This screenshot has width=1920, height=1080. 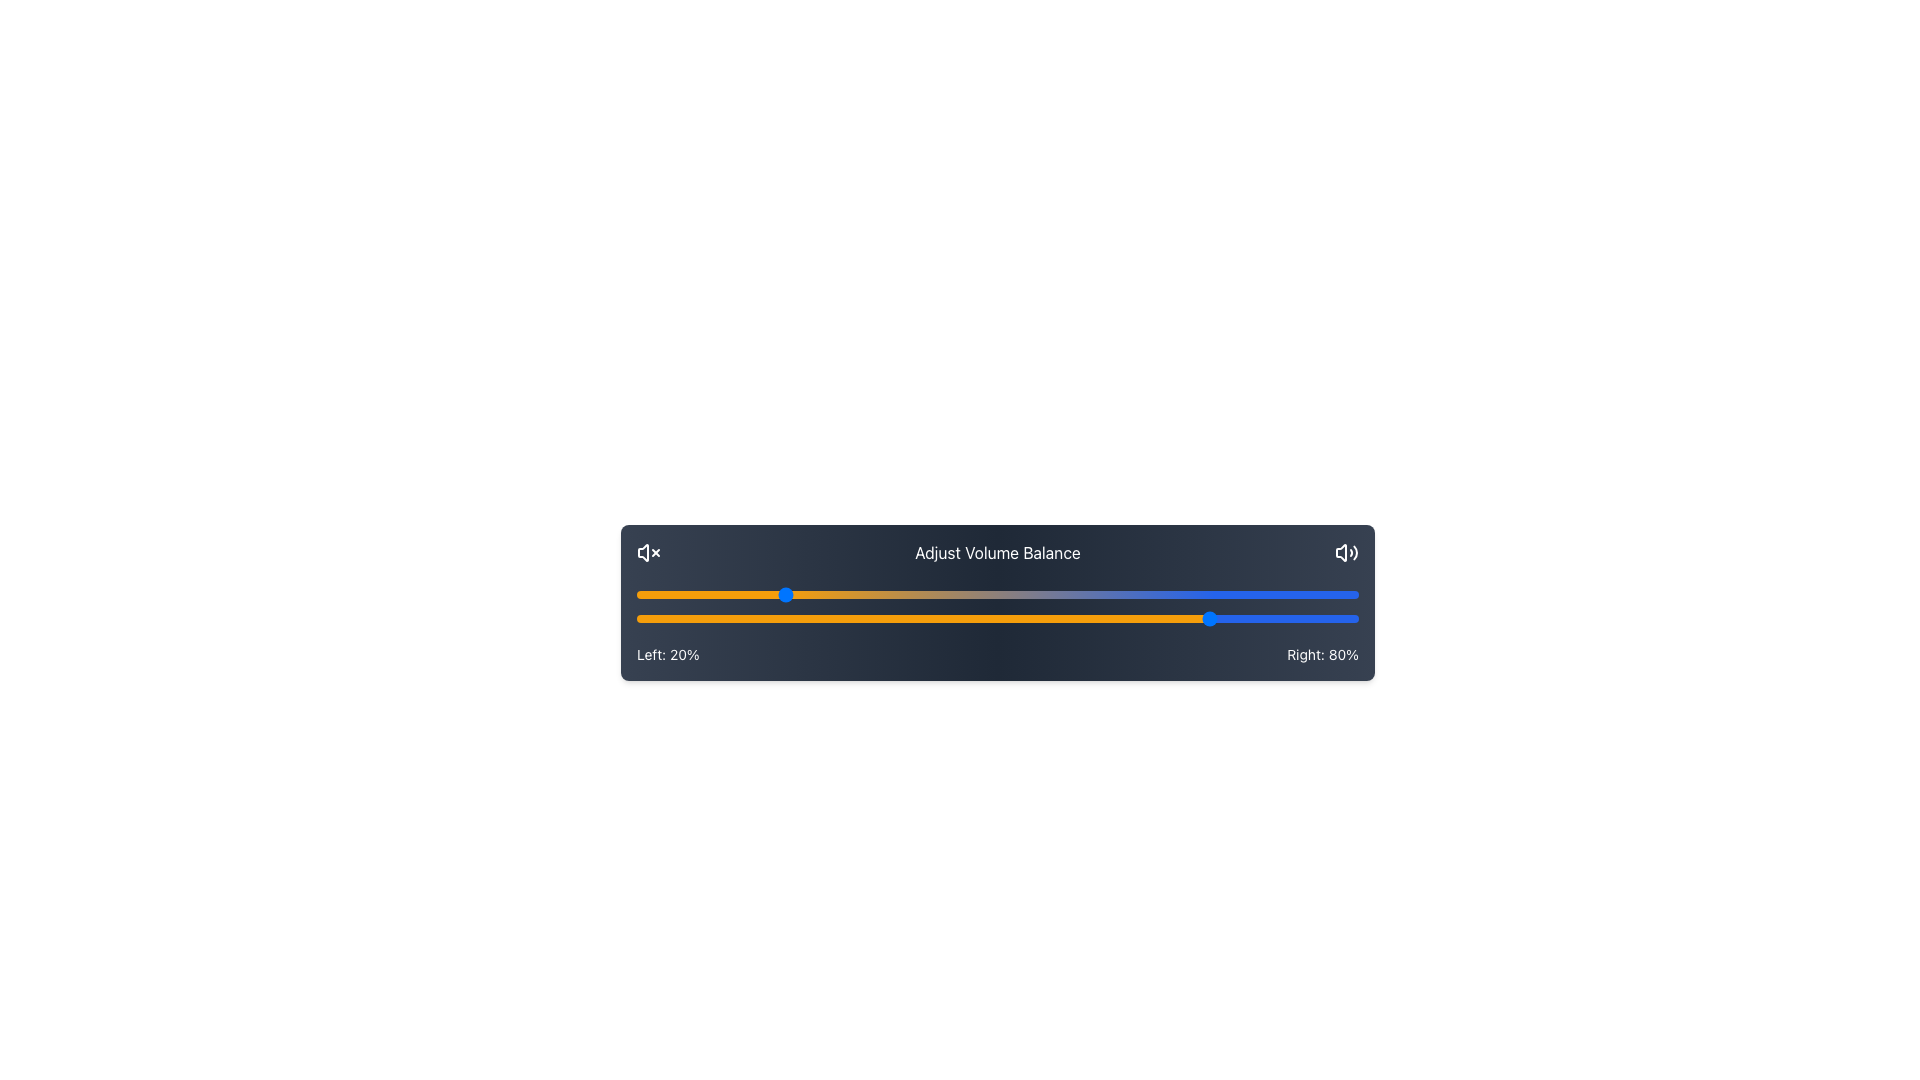 I want to click on the left balance, so click(x=881, y=593).